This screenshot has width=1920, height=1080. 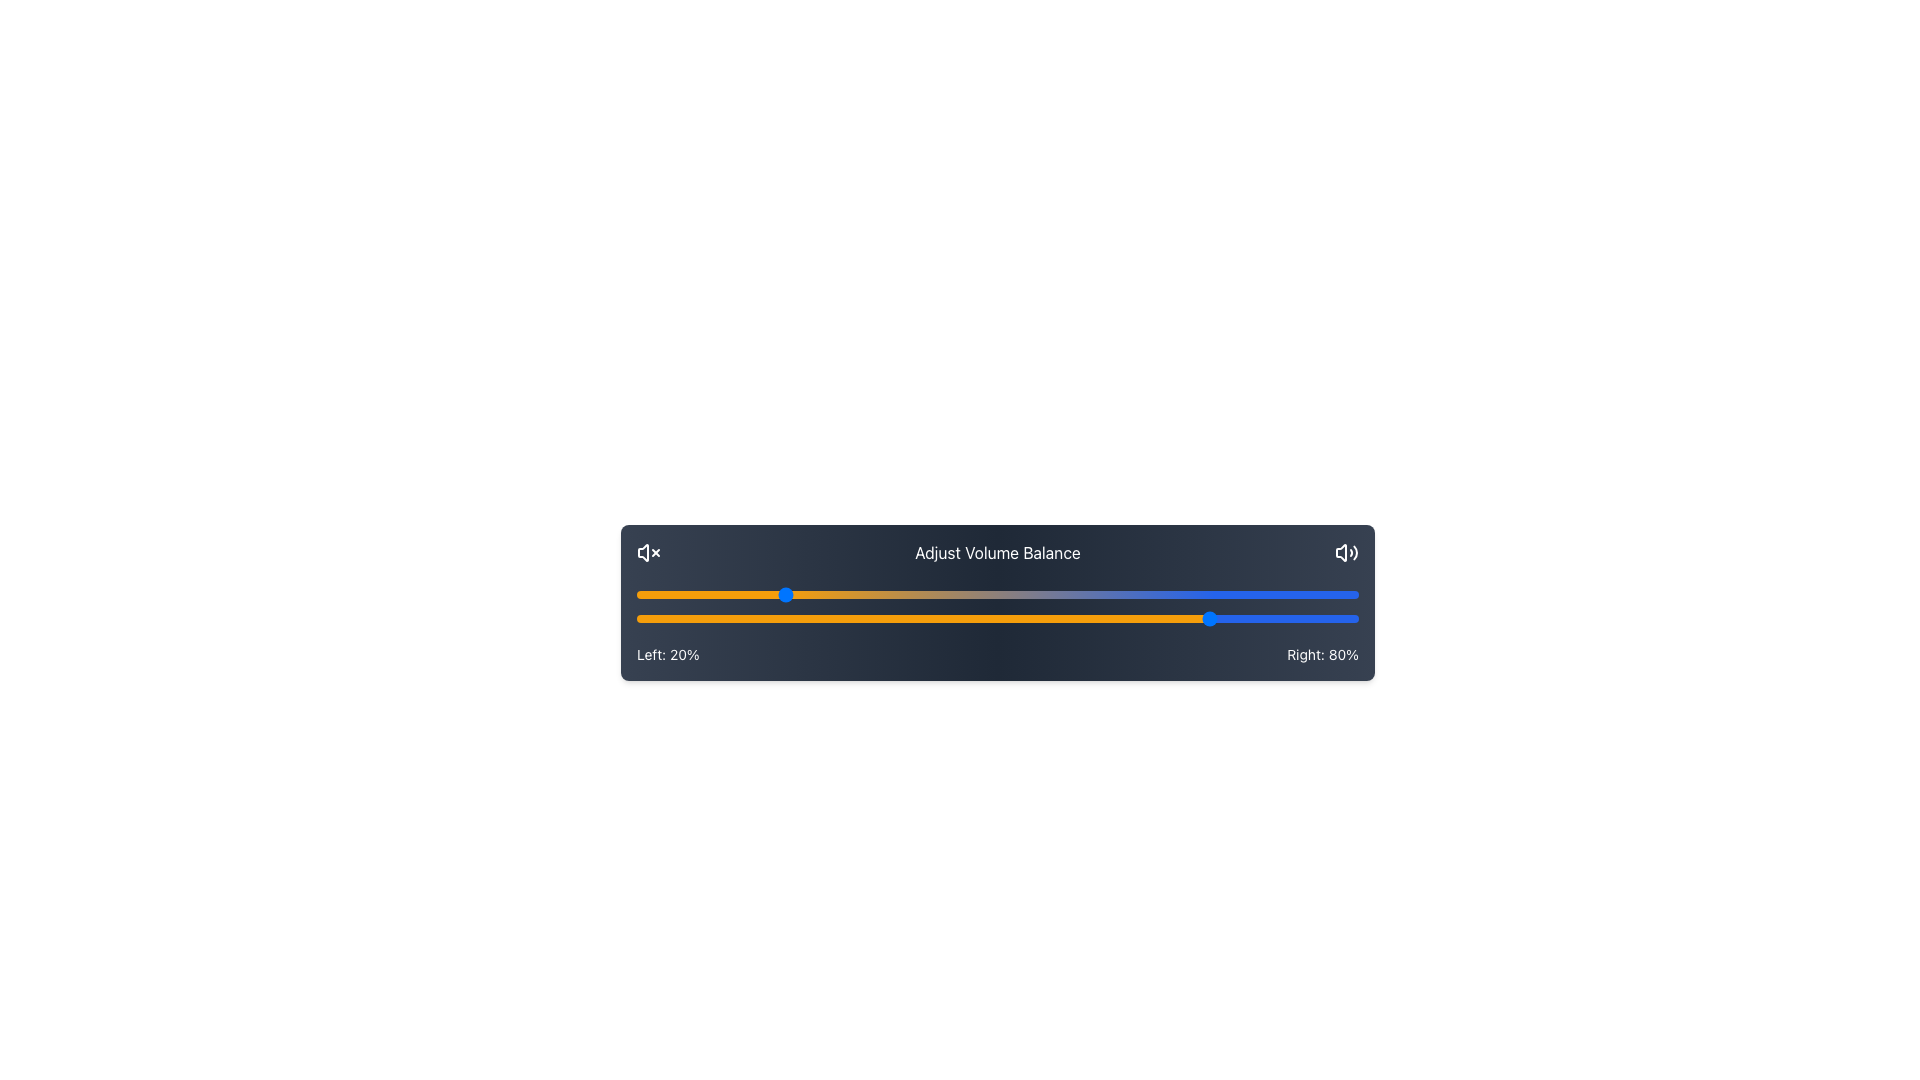 I want to click on the left balance, so click(x=881, y=593).